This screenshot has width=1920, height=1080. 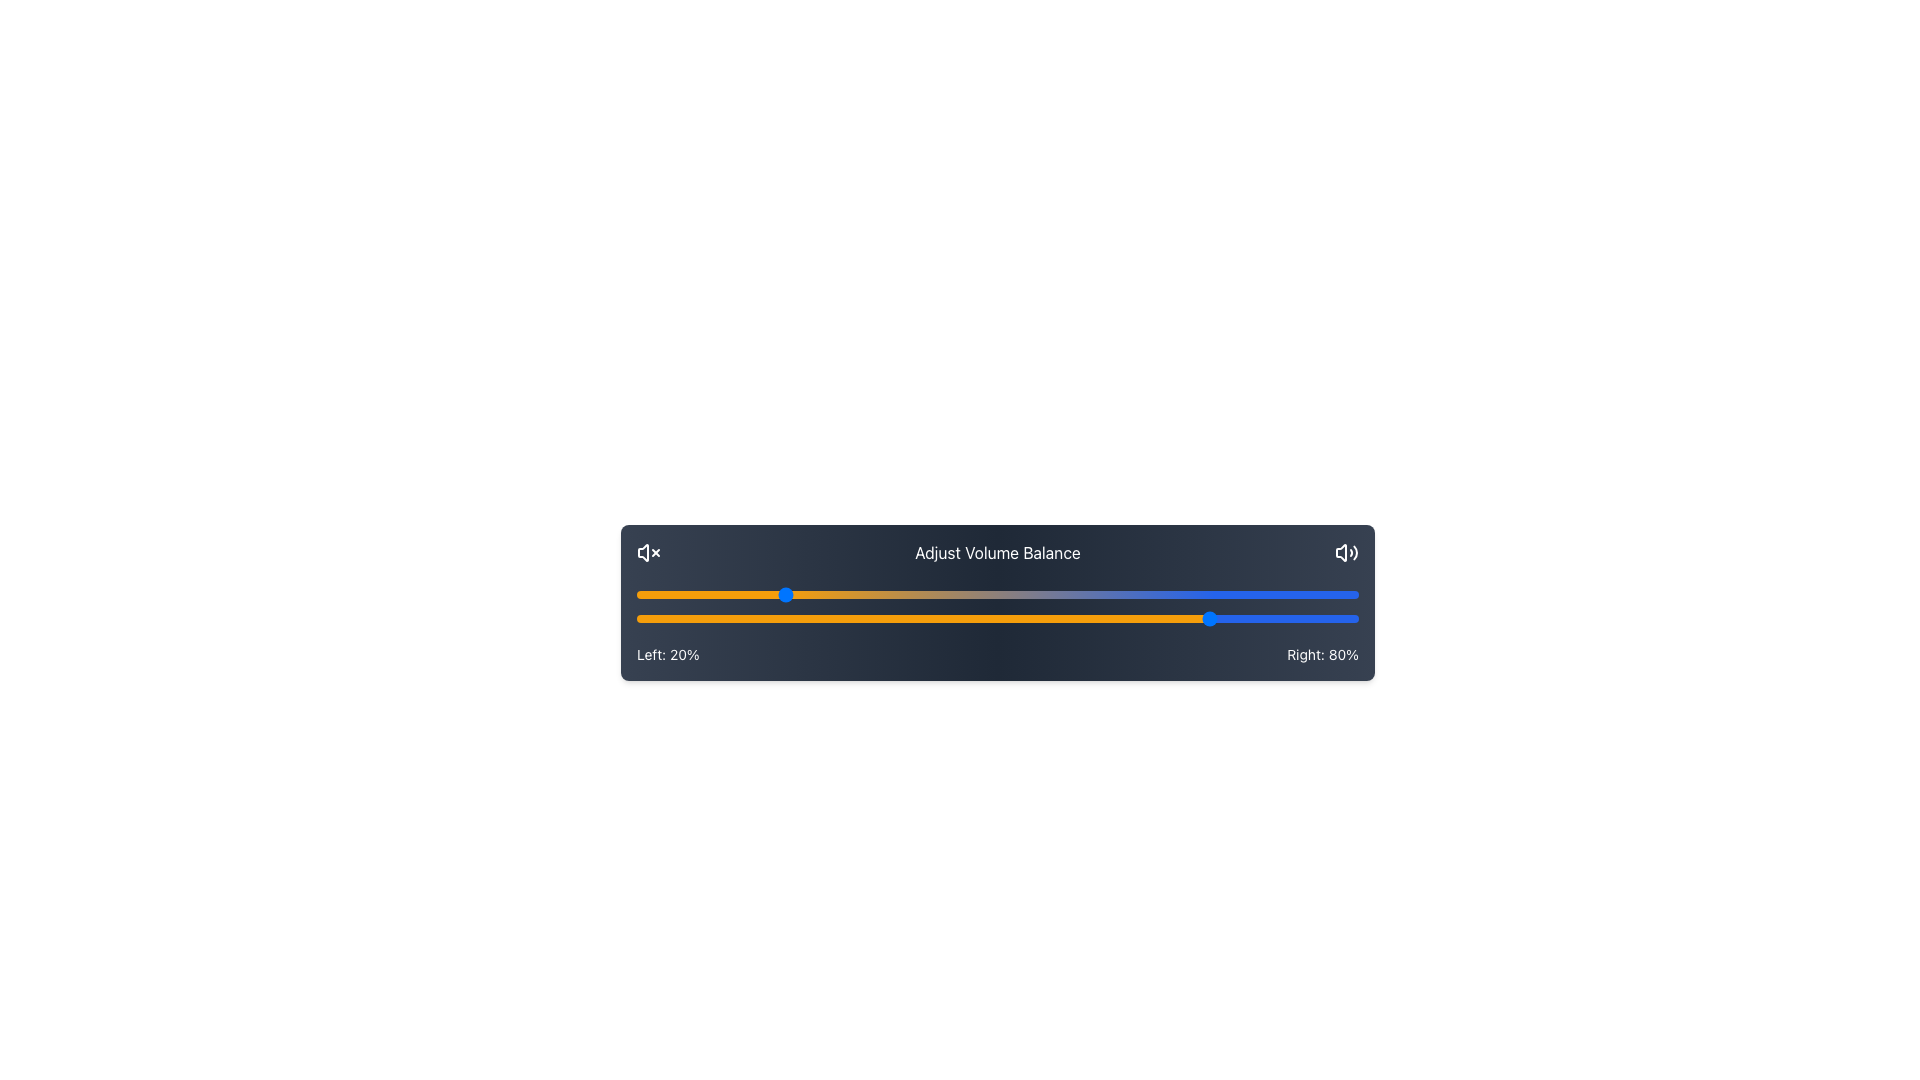 I want to click on the left balance, so click(x=881, y=593).